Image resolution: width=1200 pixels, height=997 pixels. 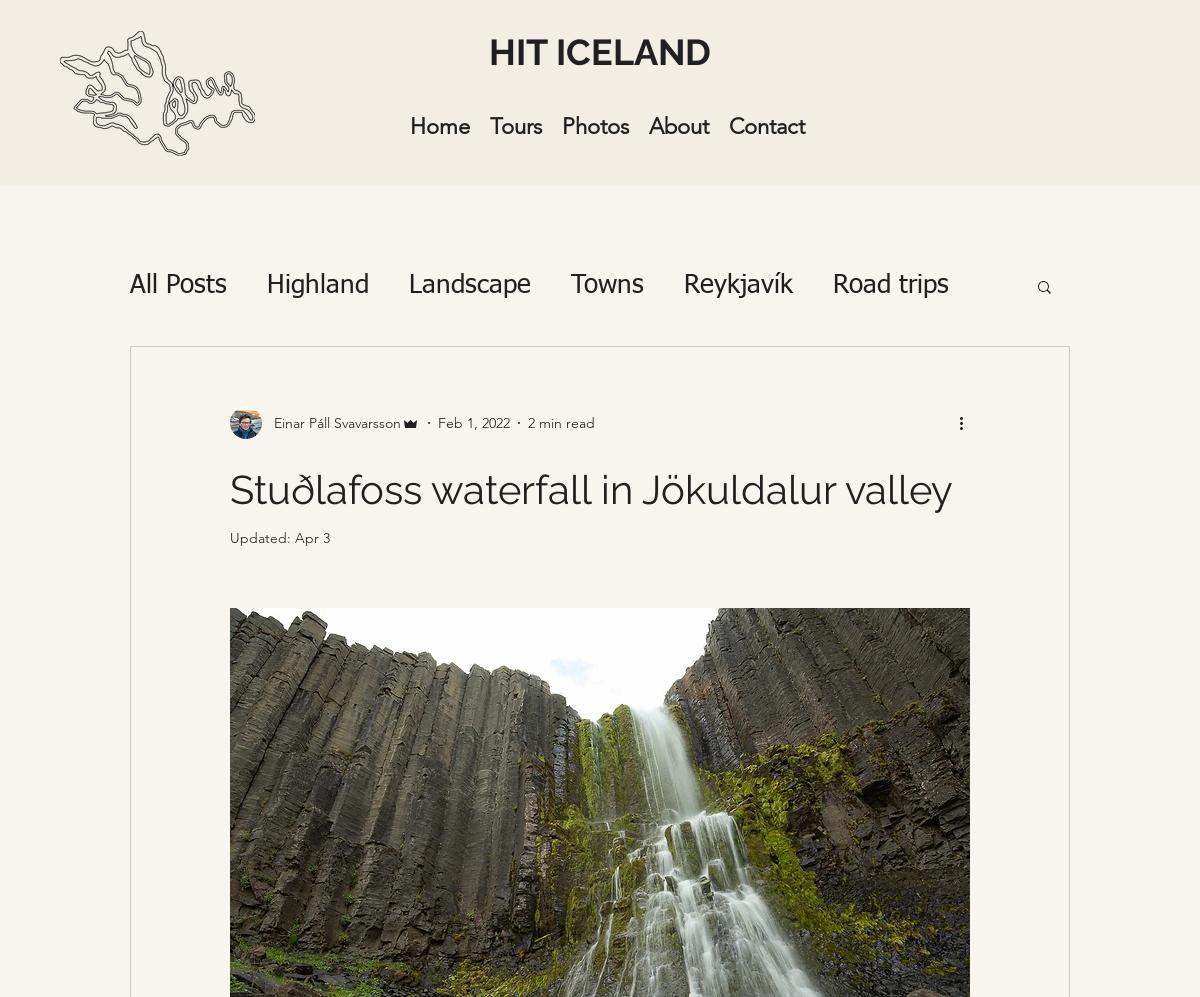 I want to click on 'Towns', so click(x=607, y=285).